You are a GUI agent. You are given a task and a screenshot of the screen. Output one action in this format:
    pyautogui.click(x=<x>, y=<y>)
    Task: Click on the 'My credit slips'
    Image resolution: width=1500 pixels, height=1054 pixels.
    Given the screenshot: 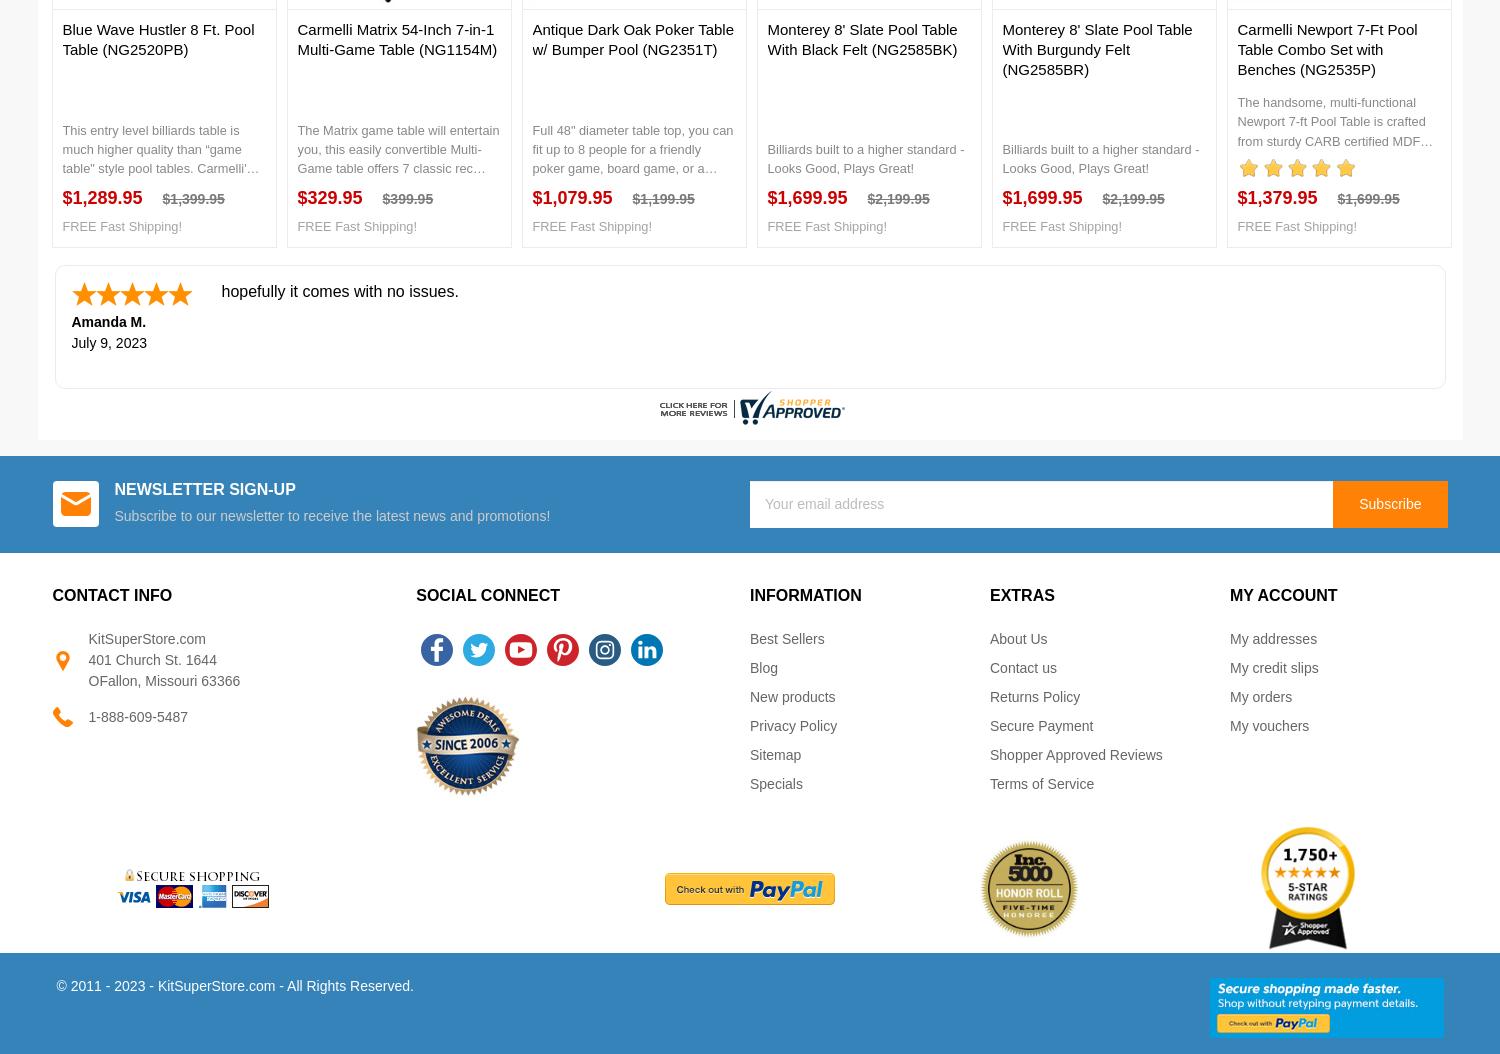 What is the action you would take?
    pyautogui.click(x=1273, y=668)
    